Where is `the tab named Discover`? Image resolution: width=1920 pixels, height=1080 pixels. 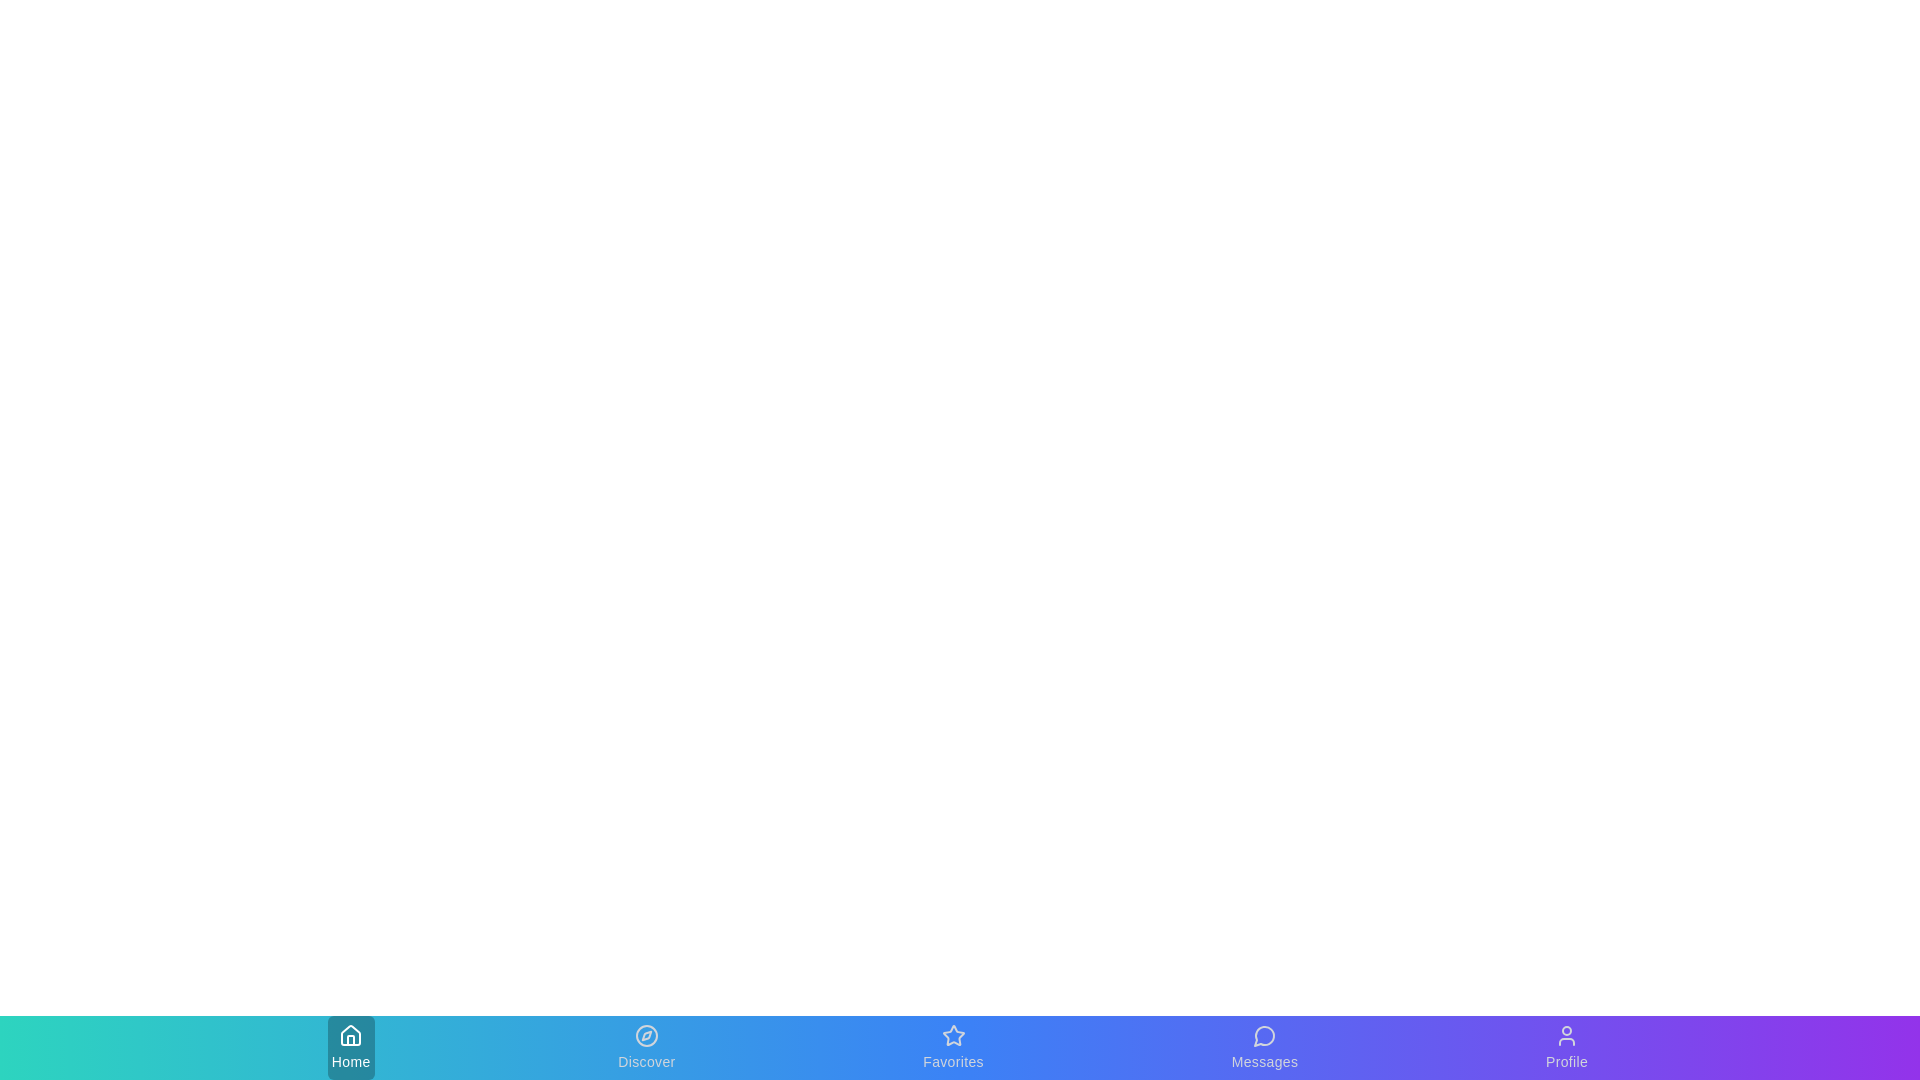 the tab named Discover is located at coordinates (646, 1047).